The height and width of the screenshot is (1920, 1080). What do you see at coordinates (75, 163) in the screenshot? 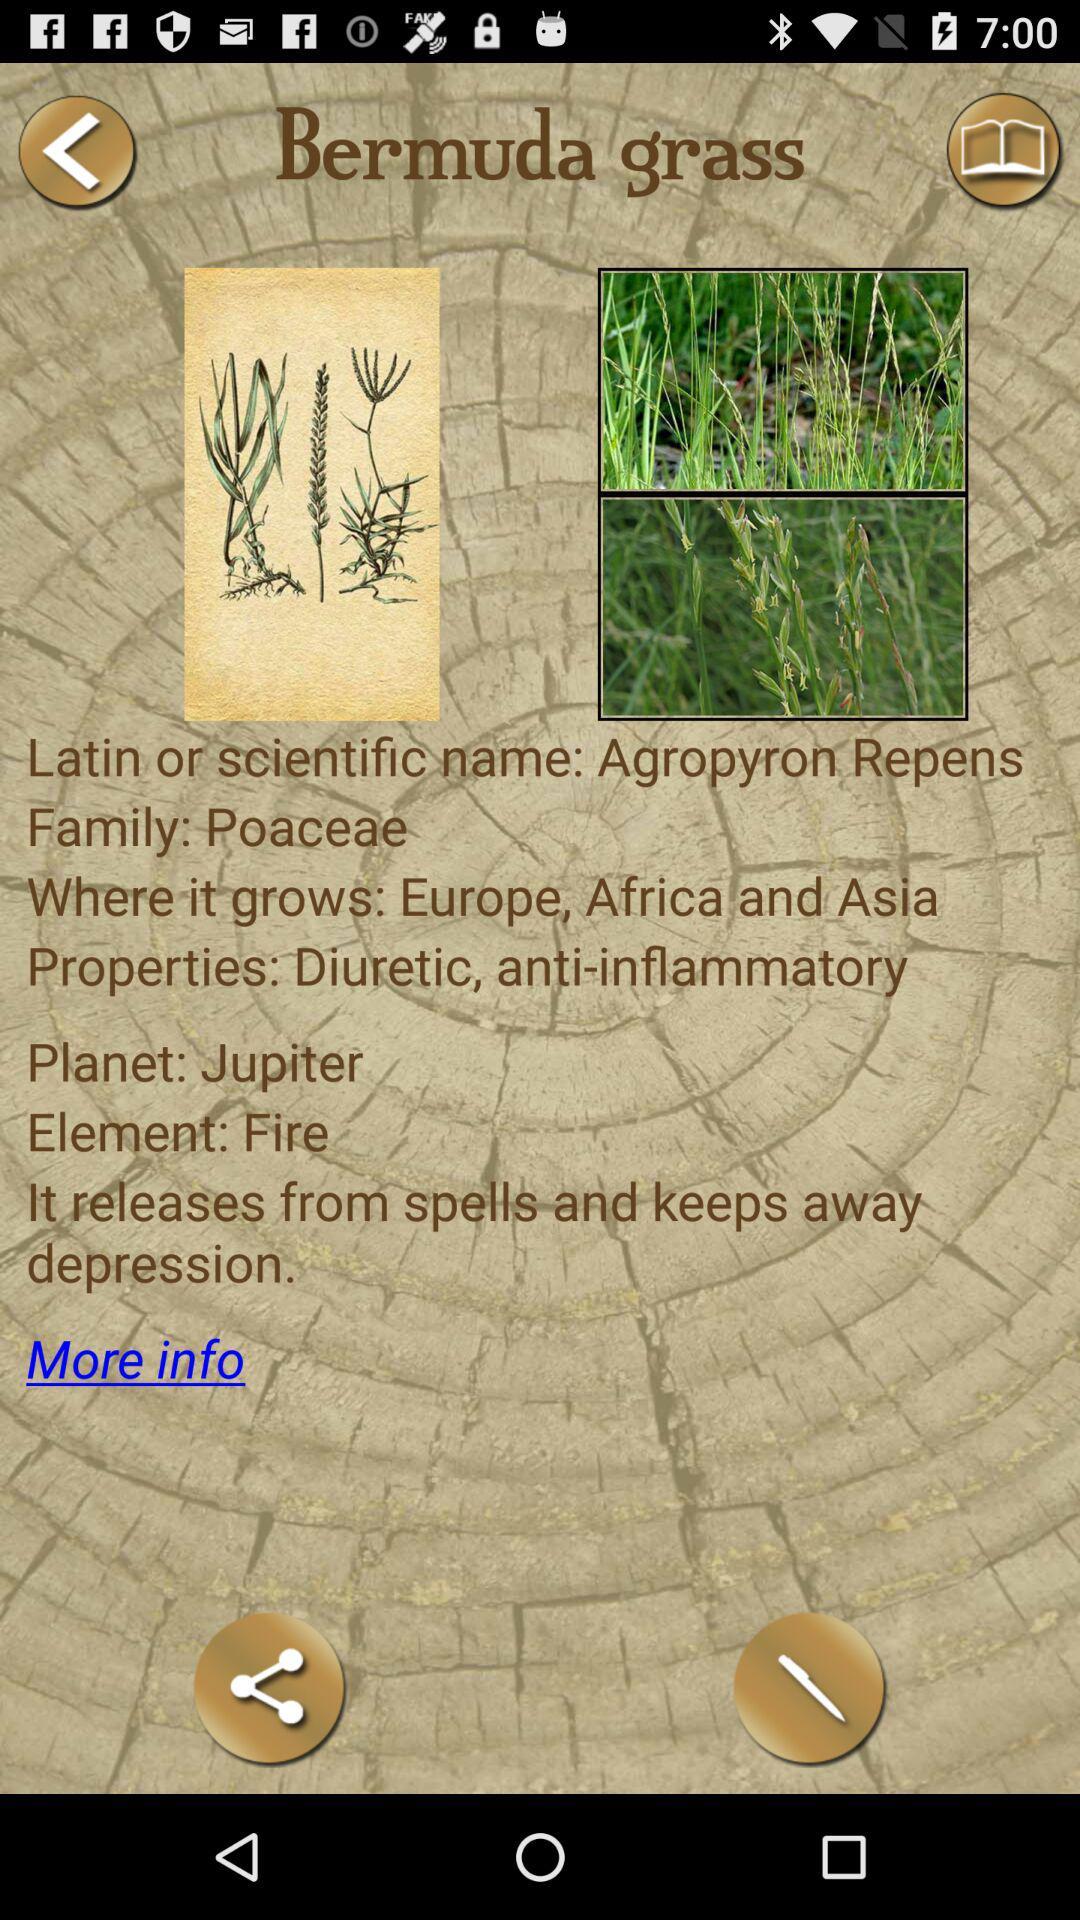
I see `the arrow_backward icon` at bounding box center [75, 163].